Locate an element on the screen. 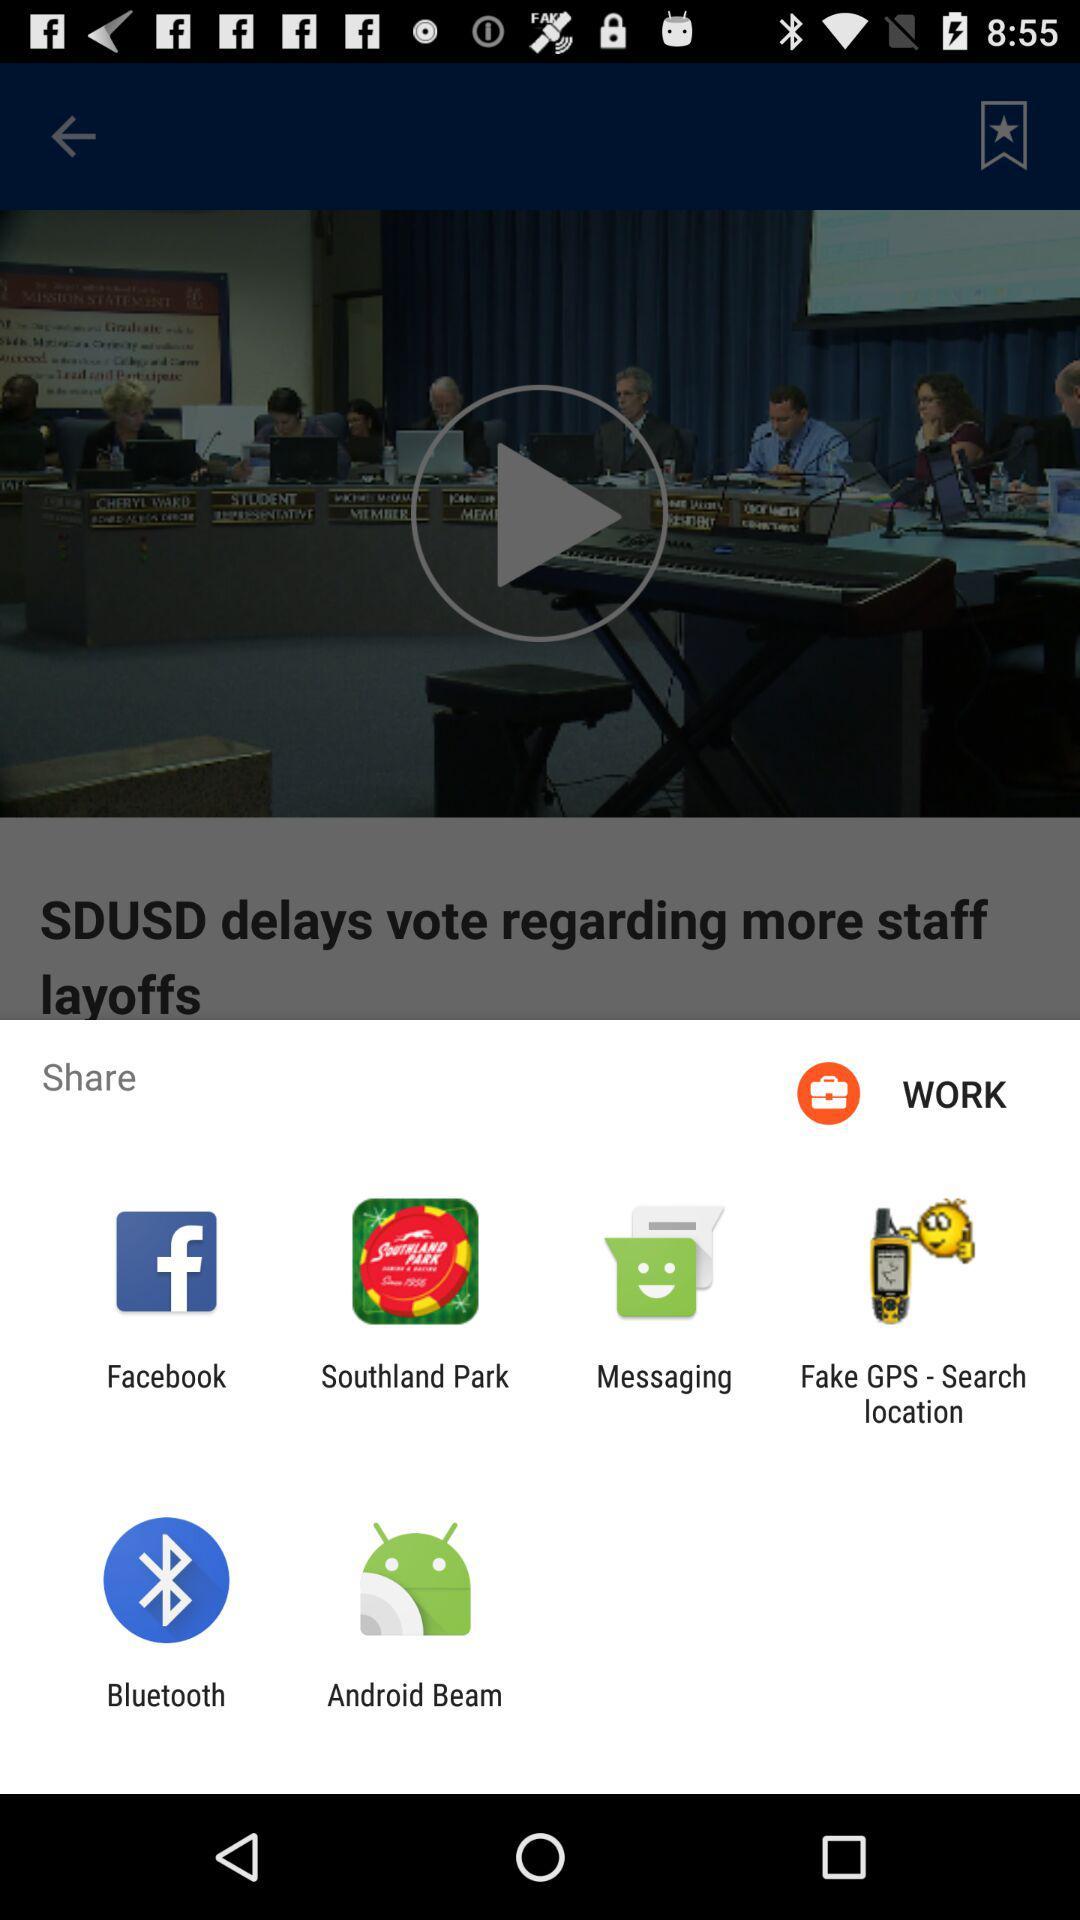 The width and height of the screenshot is (1080, 1920). the icon to the right of the bluetooth icon is located at coordinates (414, 1711).